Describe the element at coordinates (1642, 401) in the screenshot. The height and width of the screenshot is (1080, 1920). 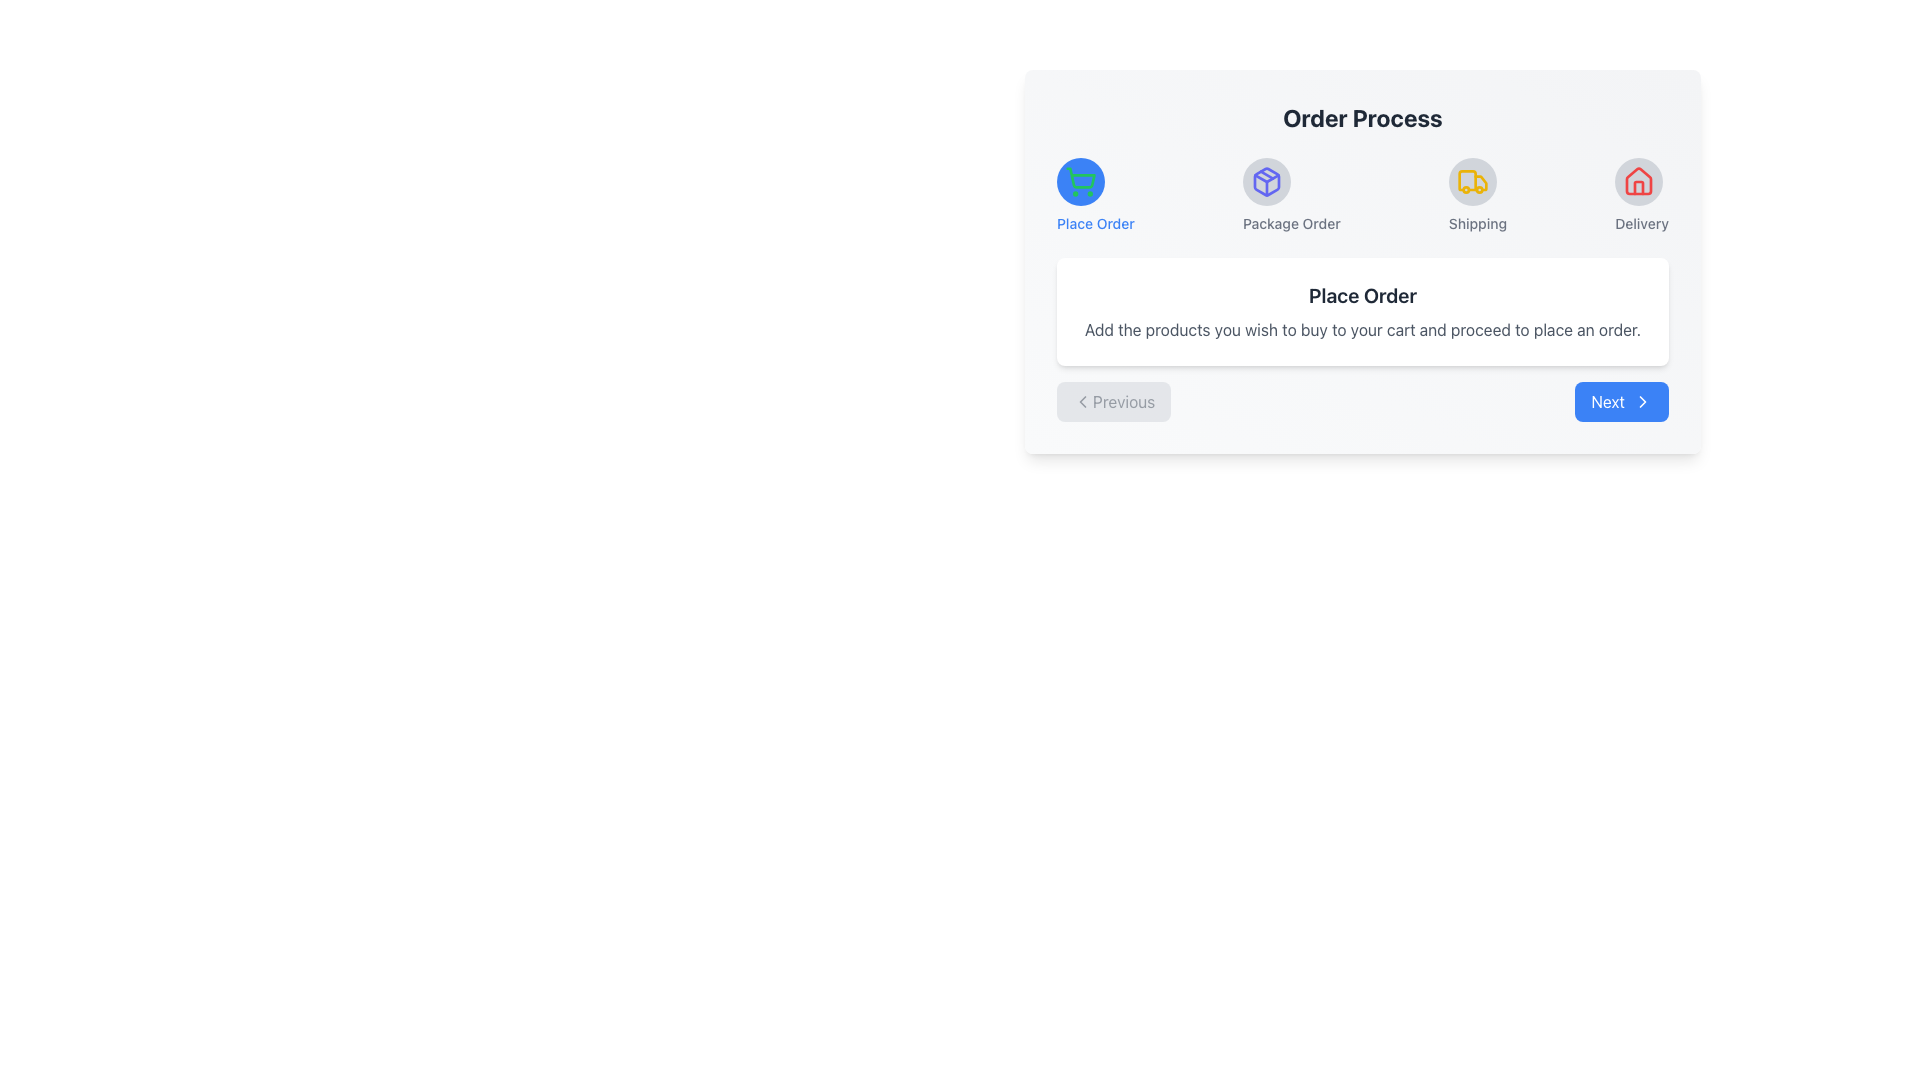
I see `the 'Next' icon located at the bottom-right corner of the interface` at that location.